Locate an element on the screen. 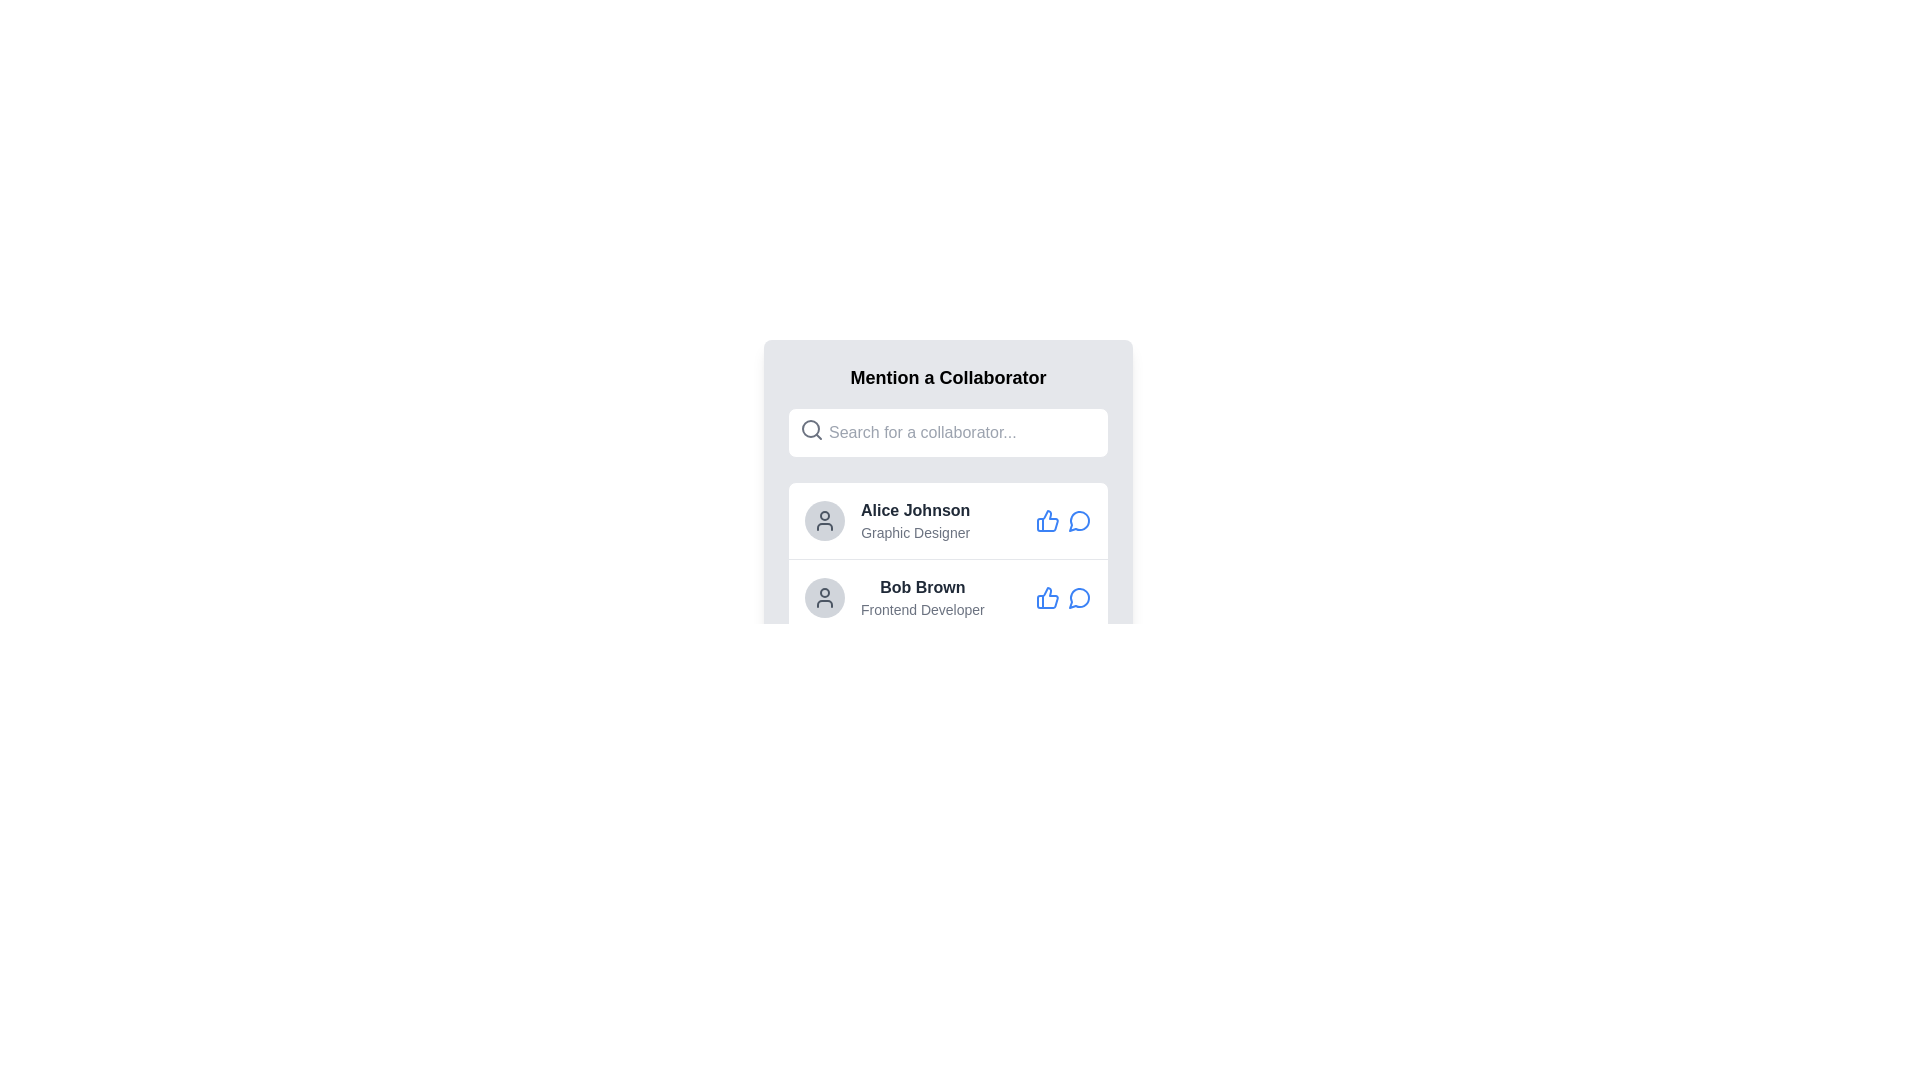  the circular component of the magnifying glass icon, which represents search functionality, located to the left of the 'Search for a collaborator...' input field is located at coordinates (811, 427).